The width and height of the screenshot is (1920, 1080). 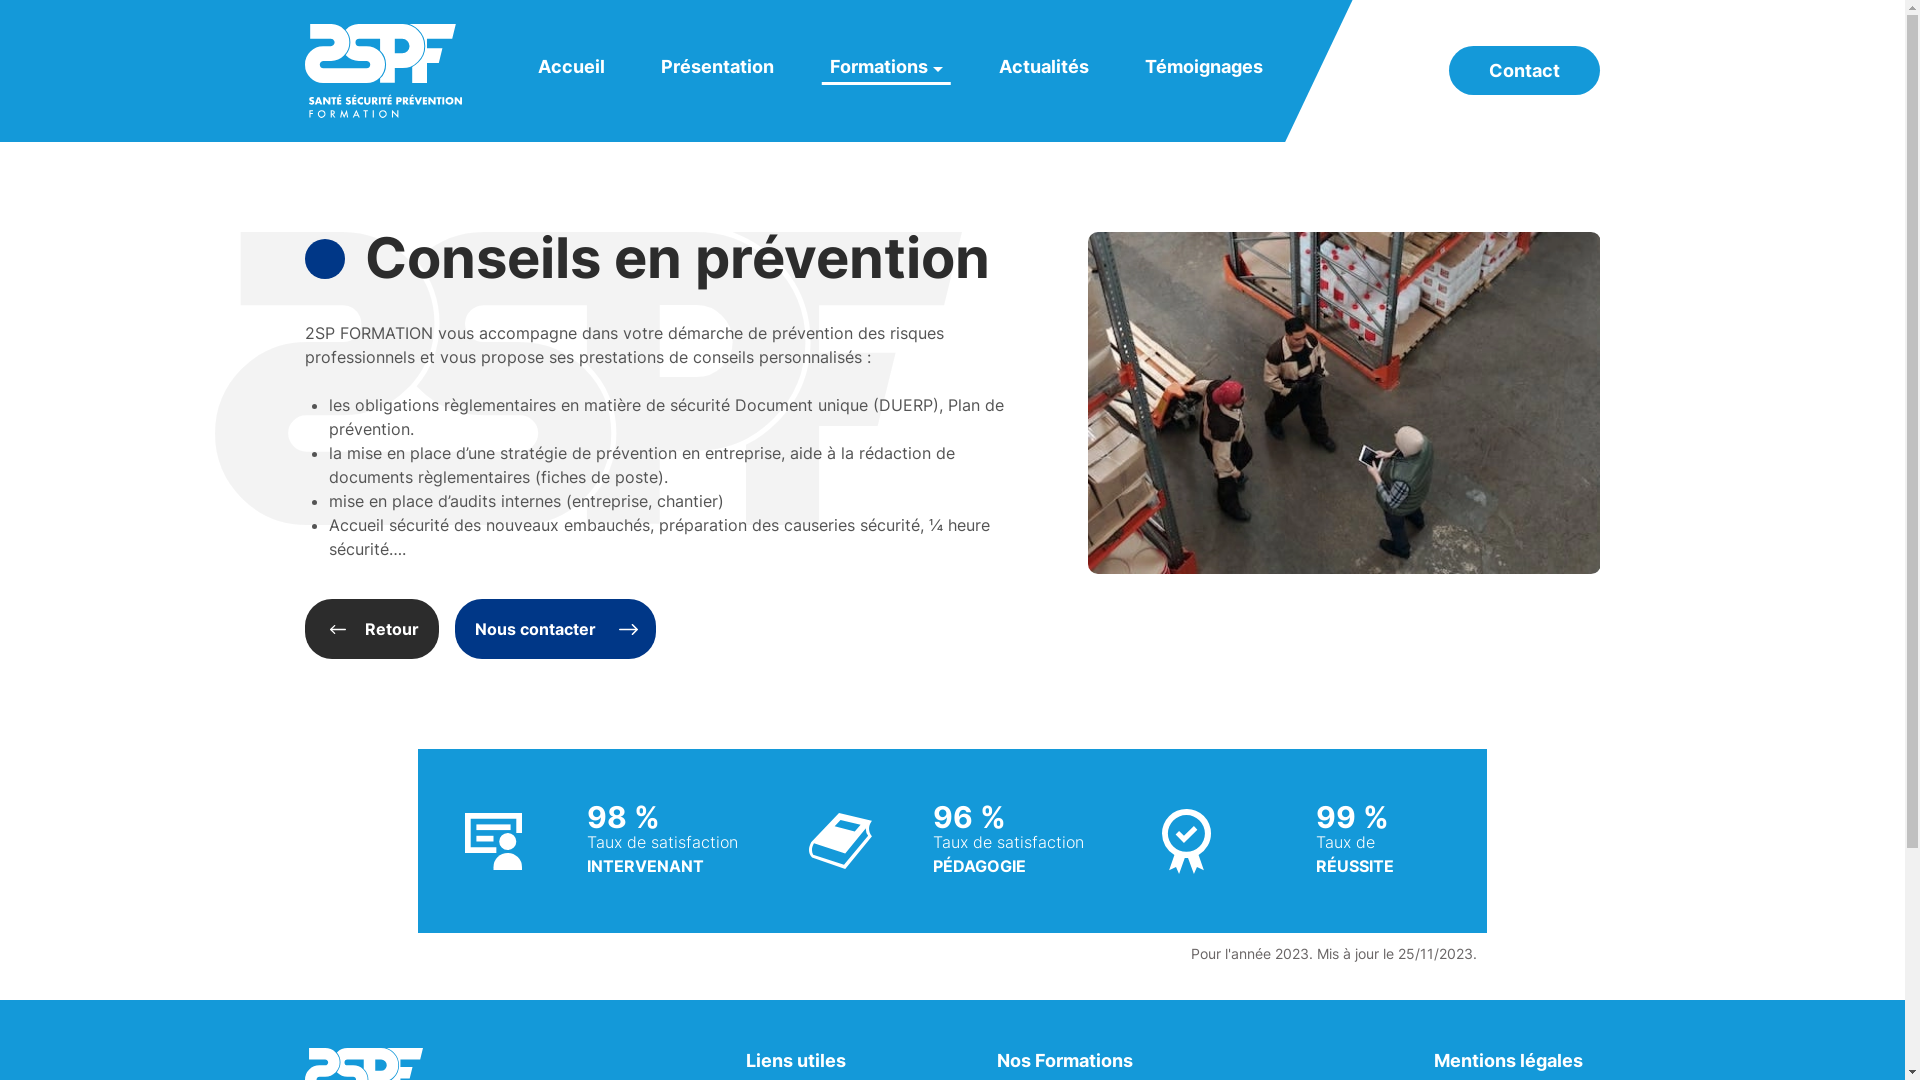 I want to click on 'Formations', so click(x=885, y=65).